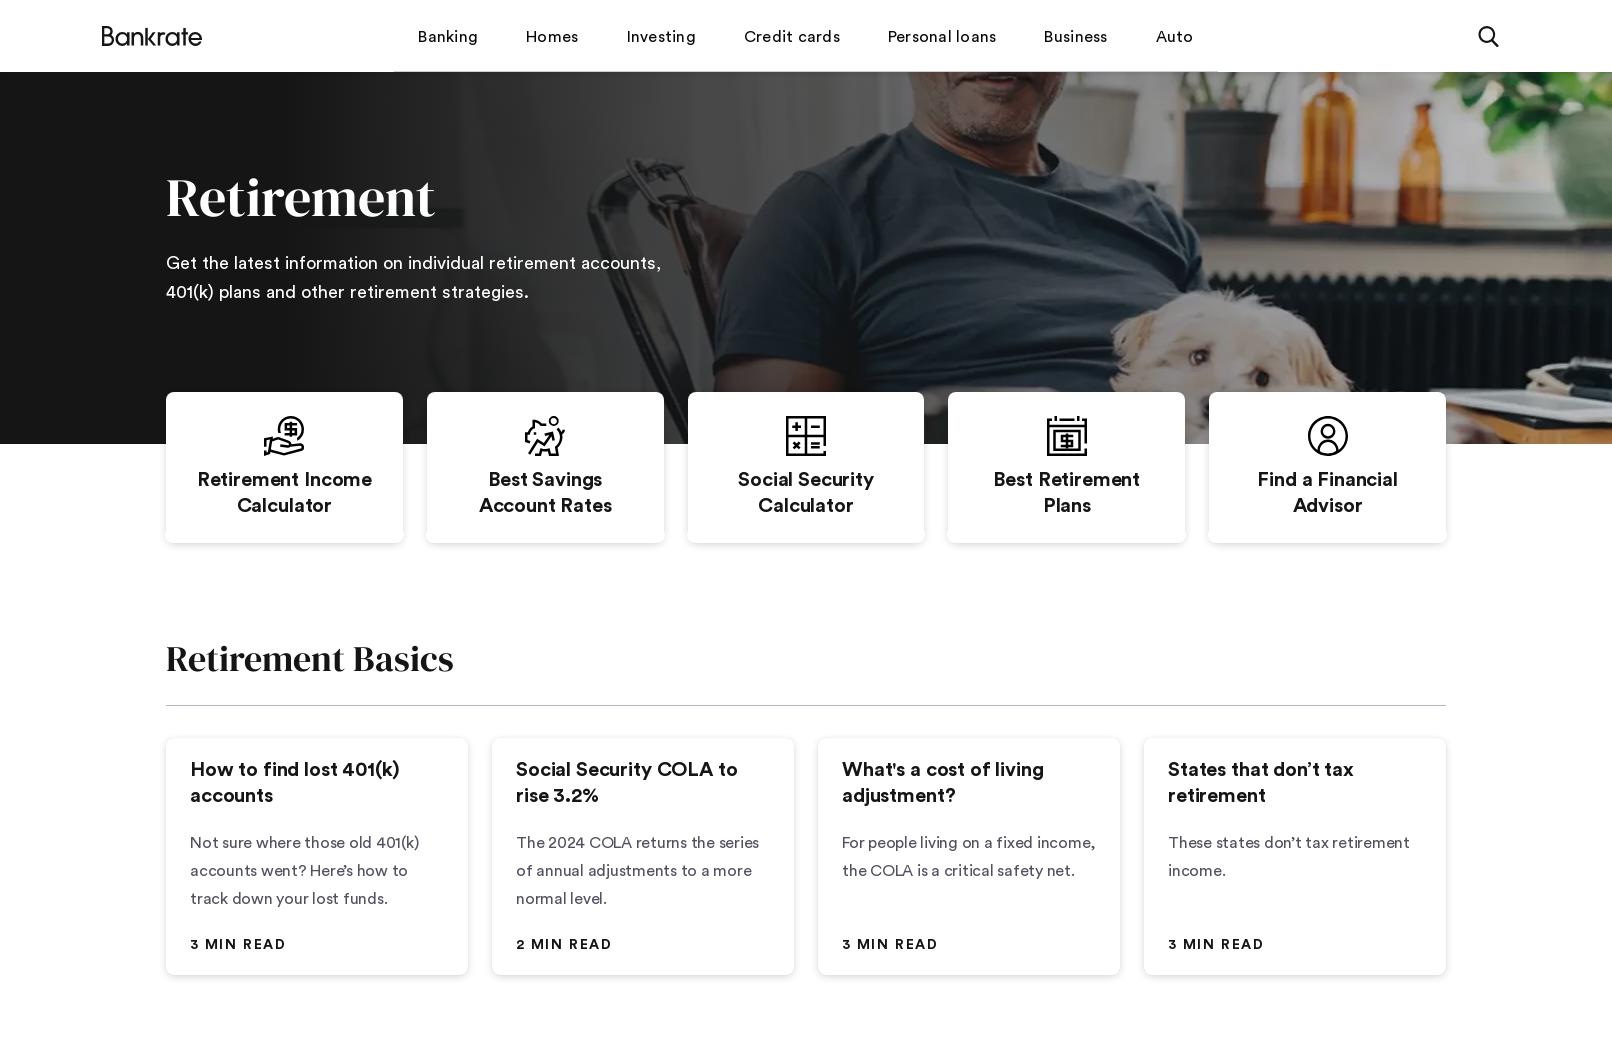 The height and width of the screenshot is (1042, 1612). Describe the element at coordinates (968, 857) in the screenshot. I see `'For people living on a fixed income, the COLA is a critical safety net.'` at that location.